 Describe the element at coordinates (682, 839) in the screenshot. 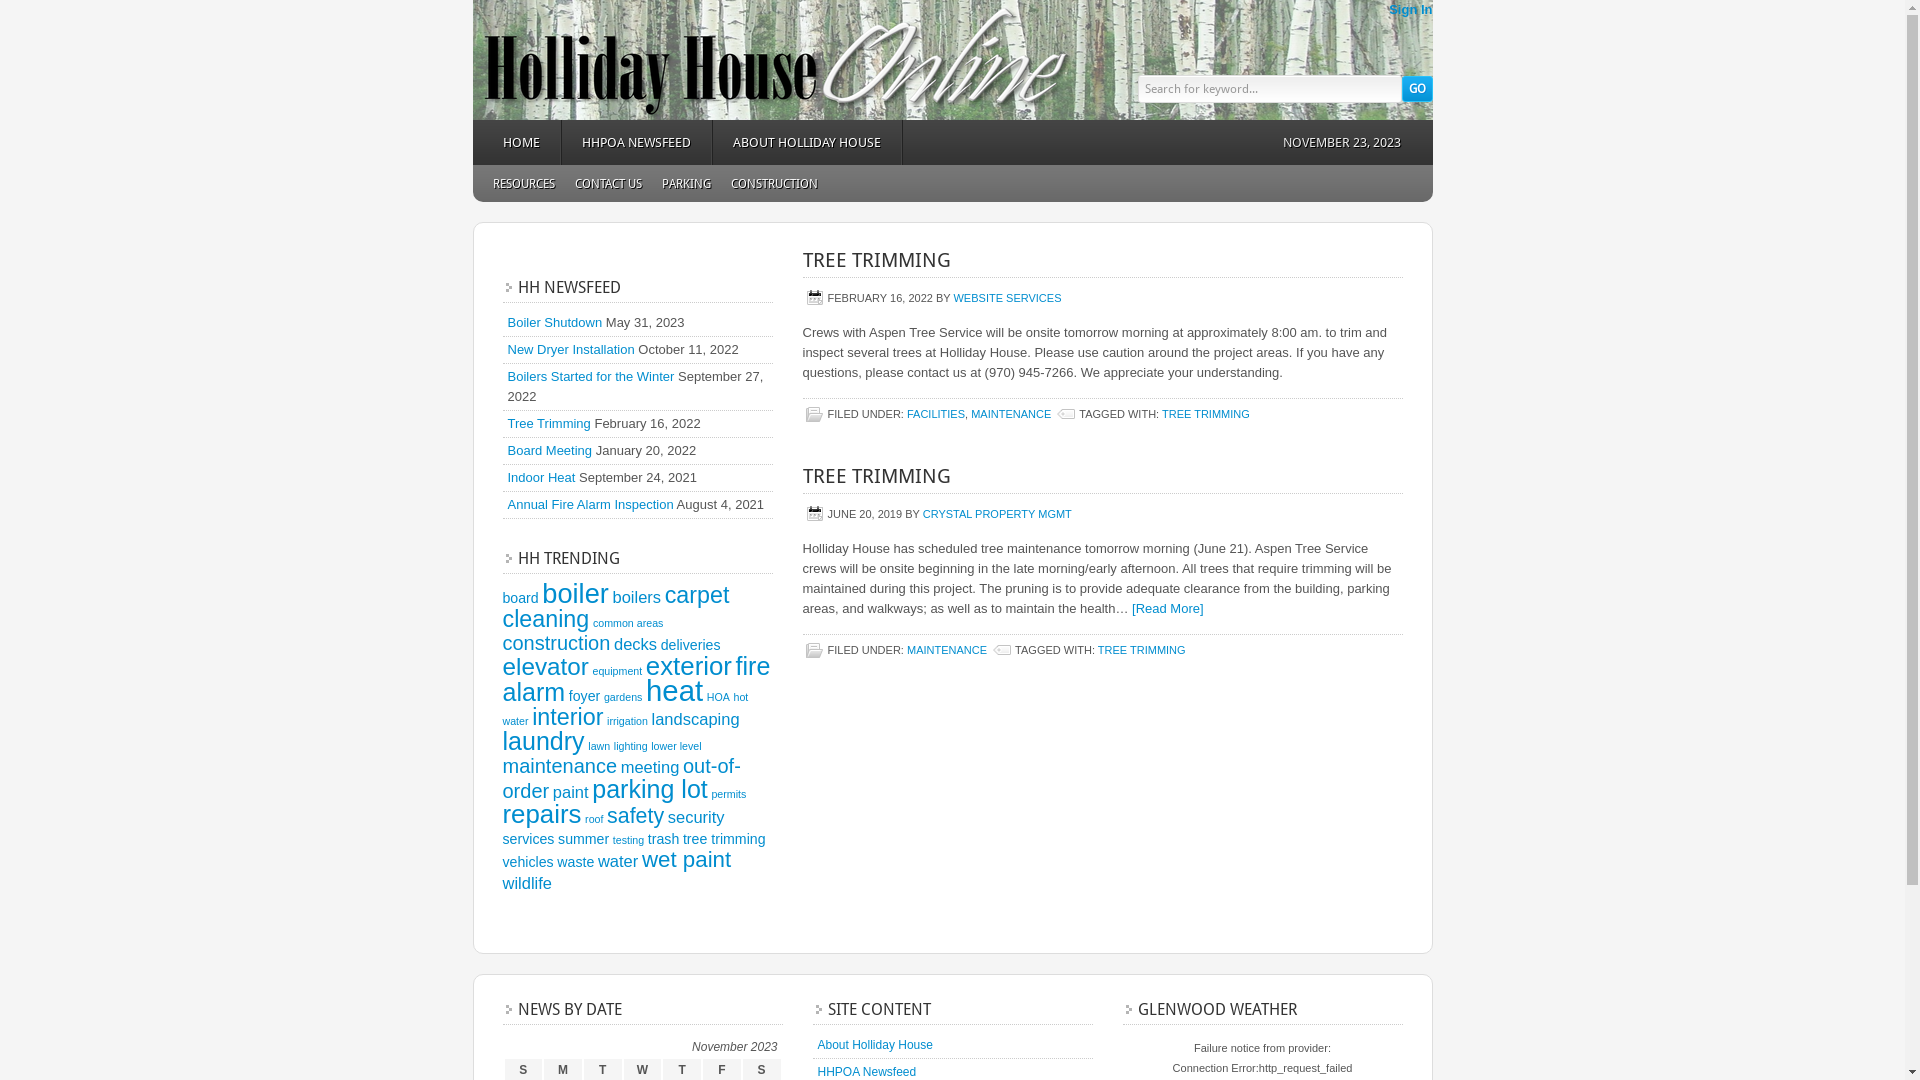

I see `'tree trimming'` at that location.